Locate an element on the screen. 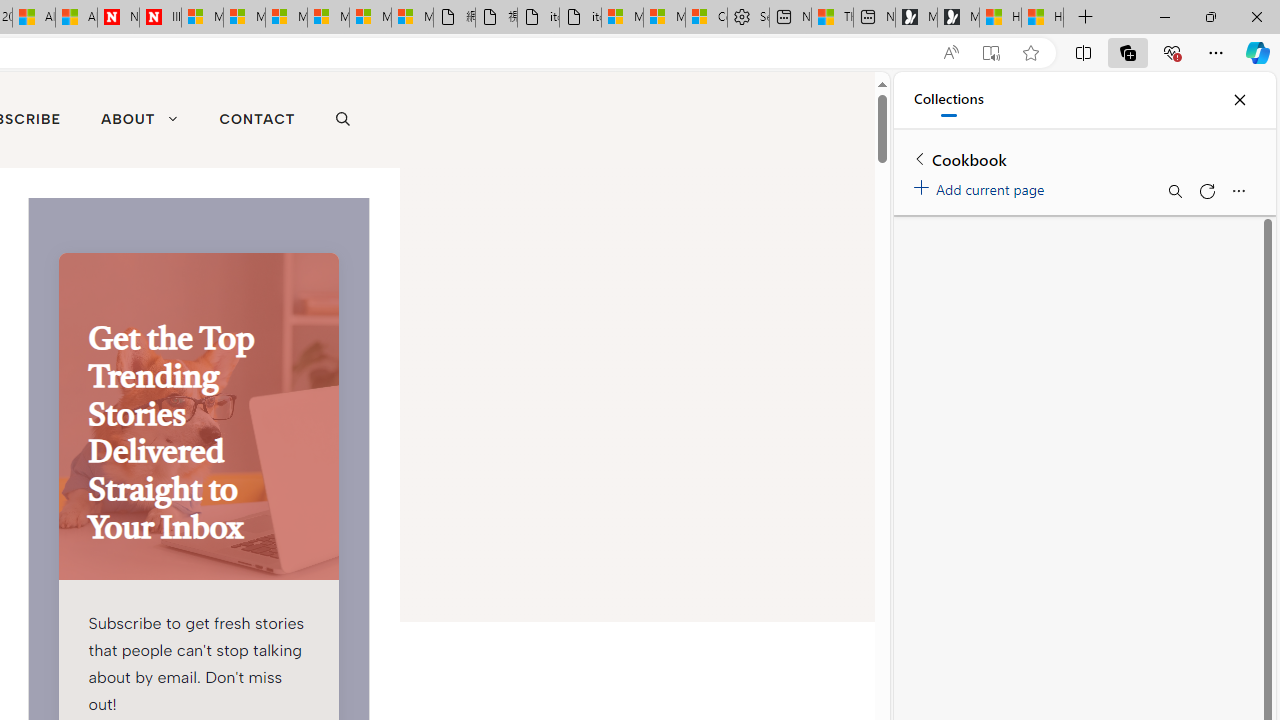 The height and width of the screenshot is (720, 1280). 'Add current page' is located at coordinates (983, 186).